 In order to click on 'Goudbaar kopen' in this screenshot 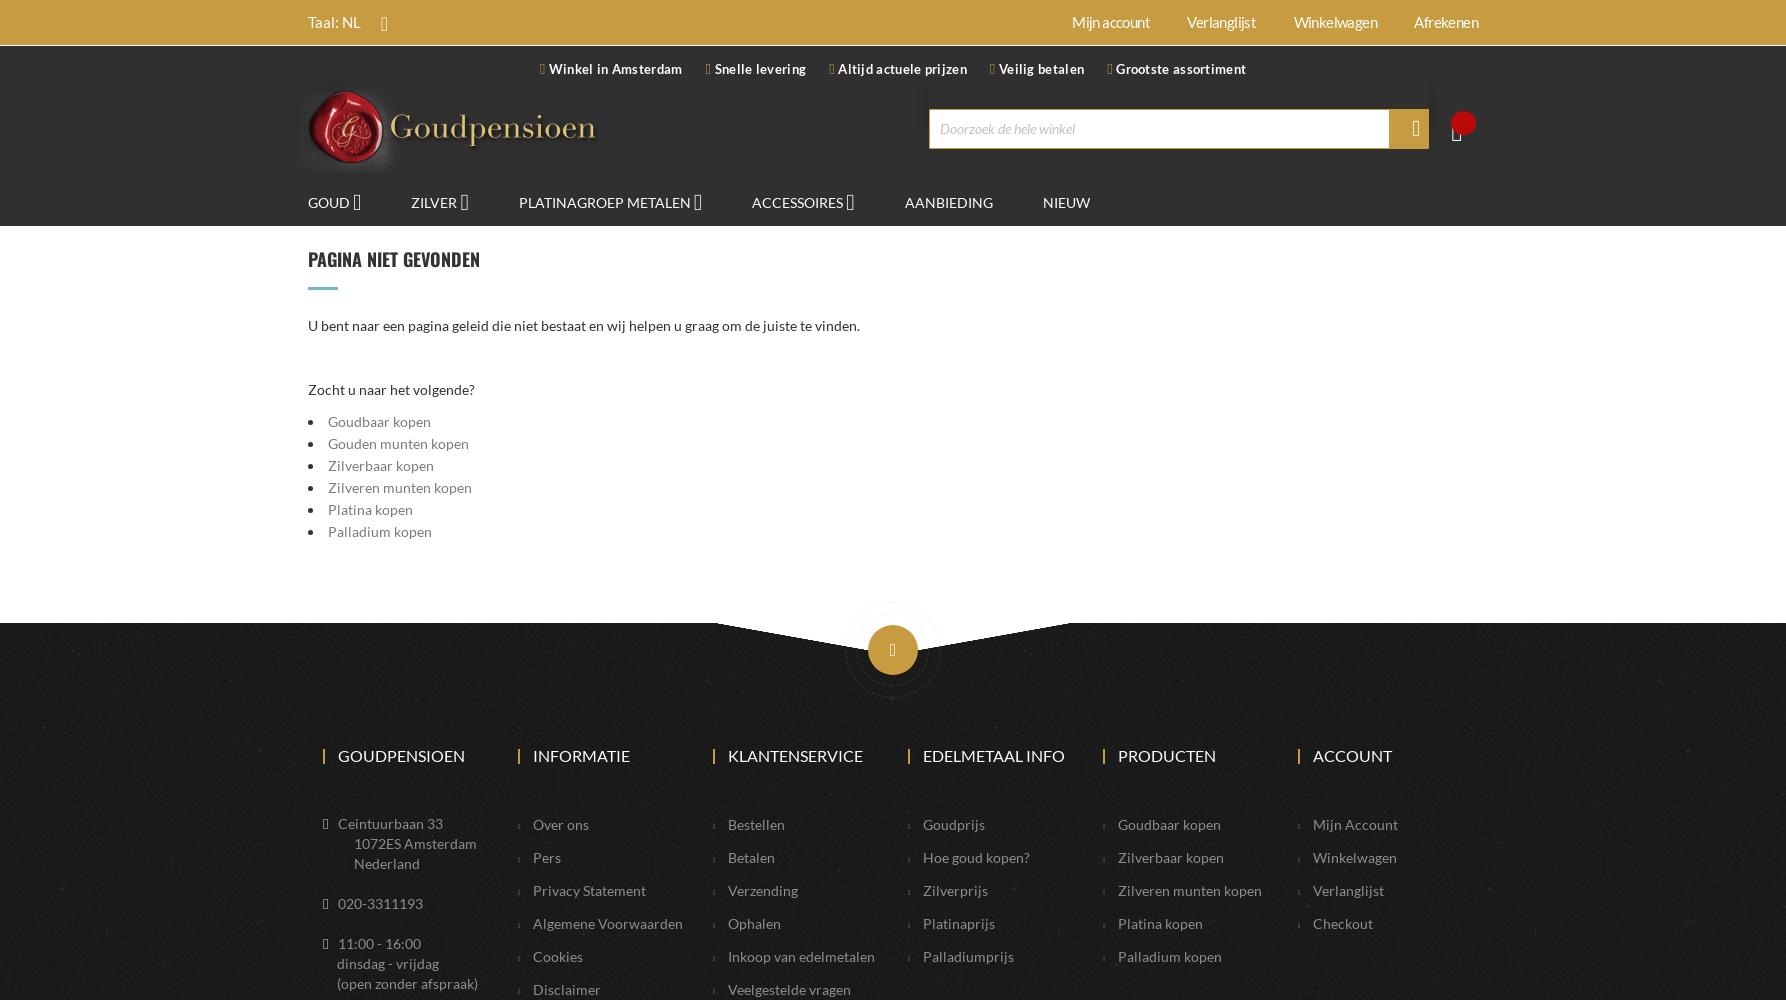, I will do `click(328, 421)`.